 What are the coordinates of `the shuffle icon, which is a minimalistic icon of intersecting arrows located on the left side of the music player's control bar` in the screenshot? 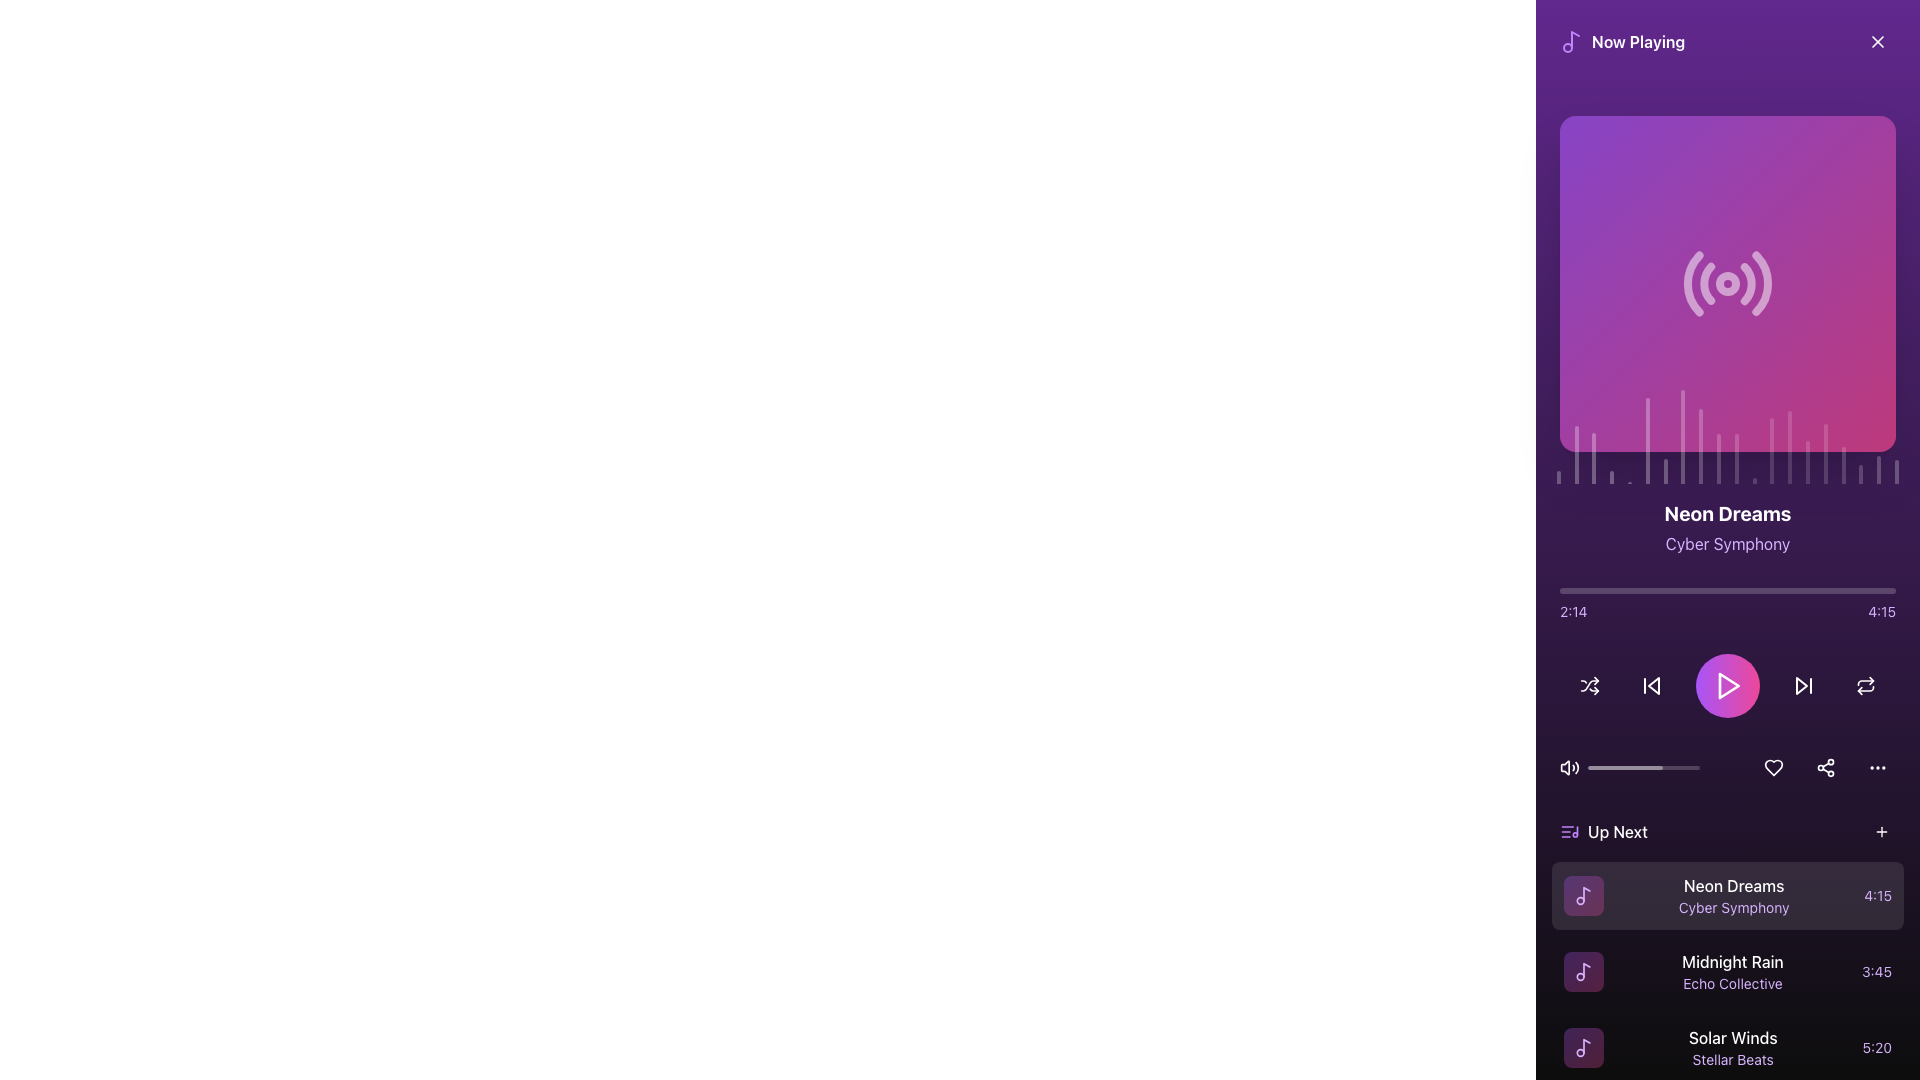 It's located at (1588, 685).